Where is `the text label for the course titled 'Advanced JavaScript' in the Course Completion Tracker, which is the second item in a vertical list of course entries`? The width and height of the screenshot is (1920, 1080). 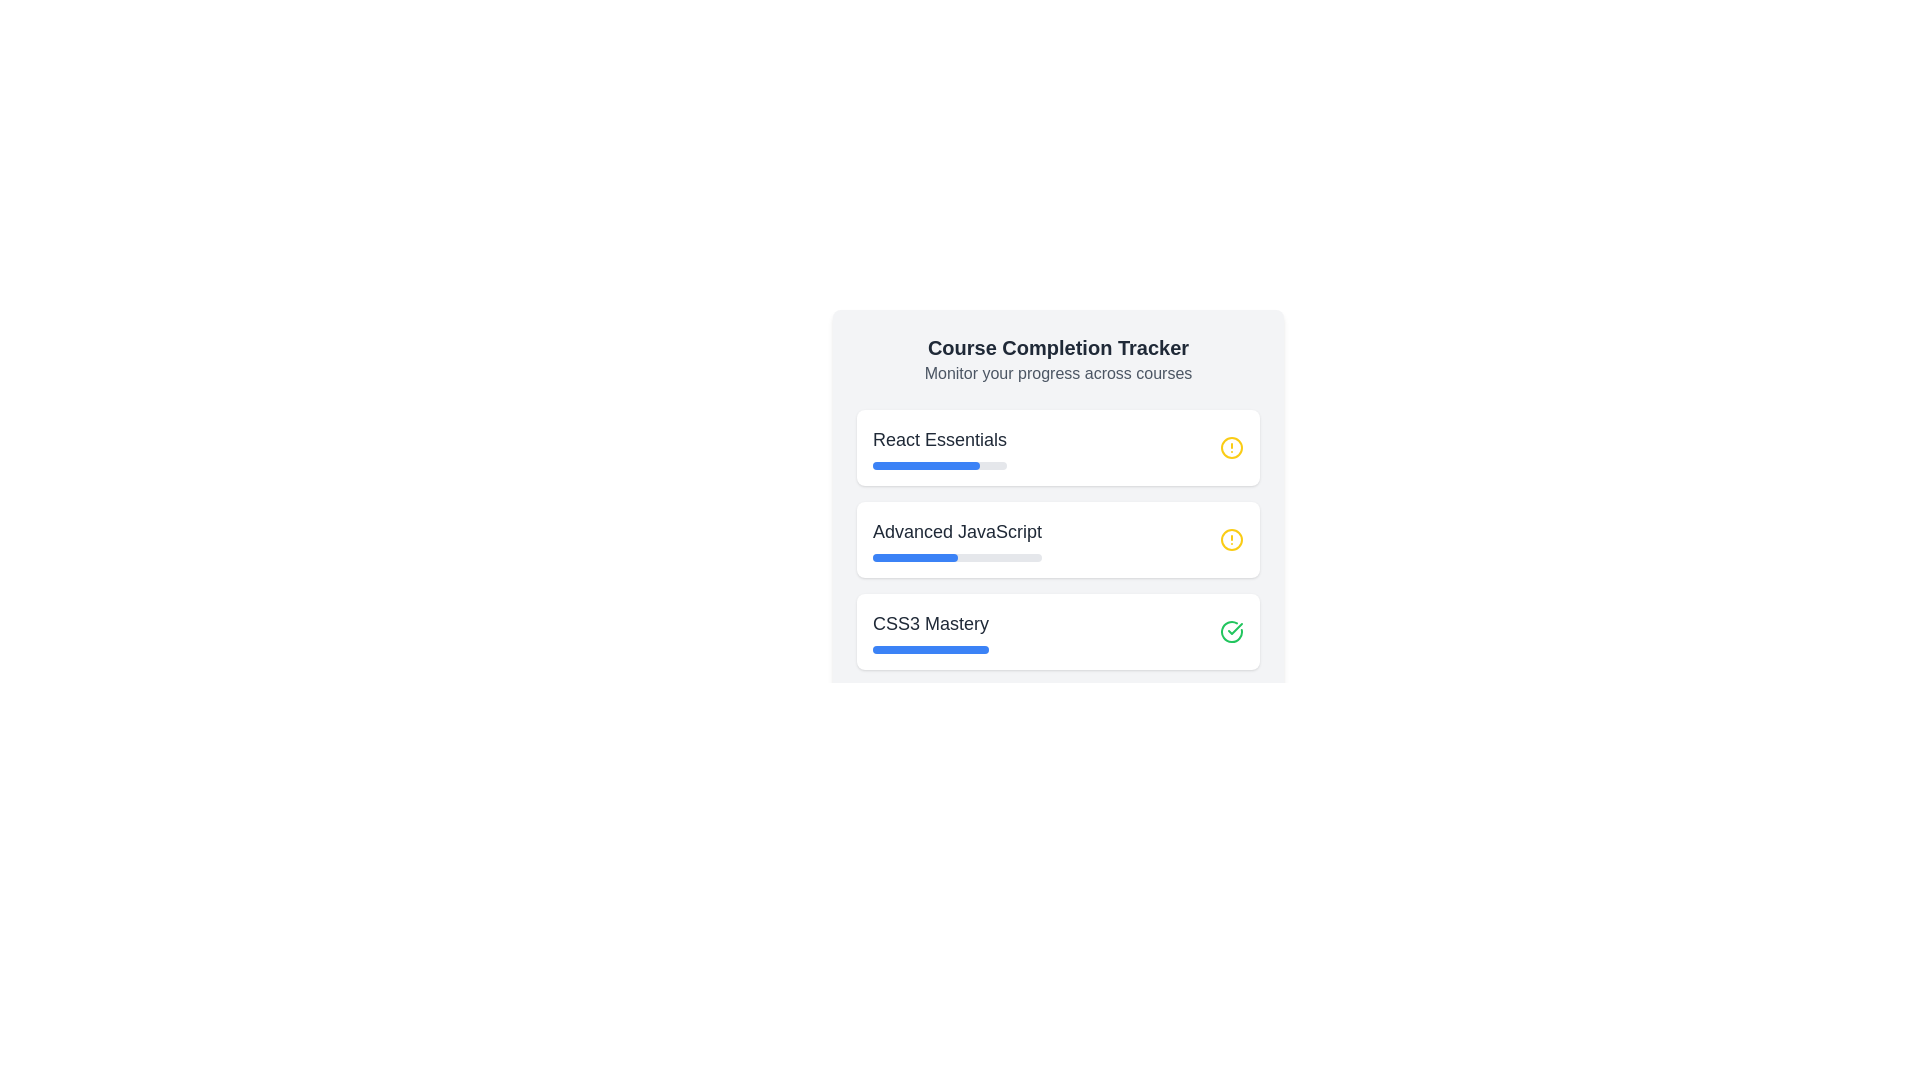 the text label for the course titled 'Advanced JavaScript' in the Course Completion Tracker, which is the second item in a vertical list of course entries is located at coordinates (956, 540).